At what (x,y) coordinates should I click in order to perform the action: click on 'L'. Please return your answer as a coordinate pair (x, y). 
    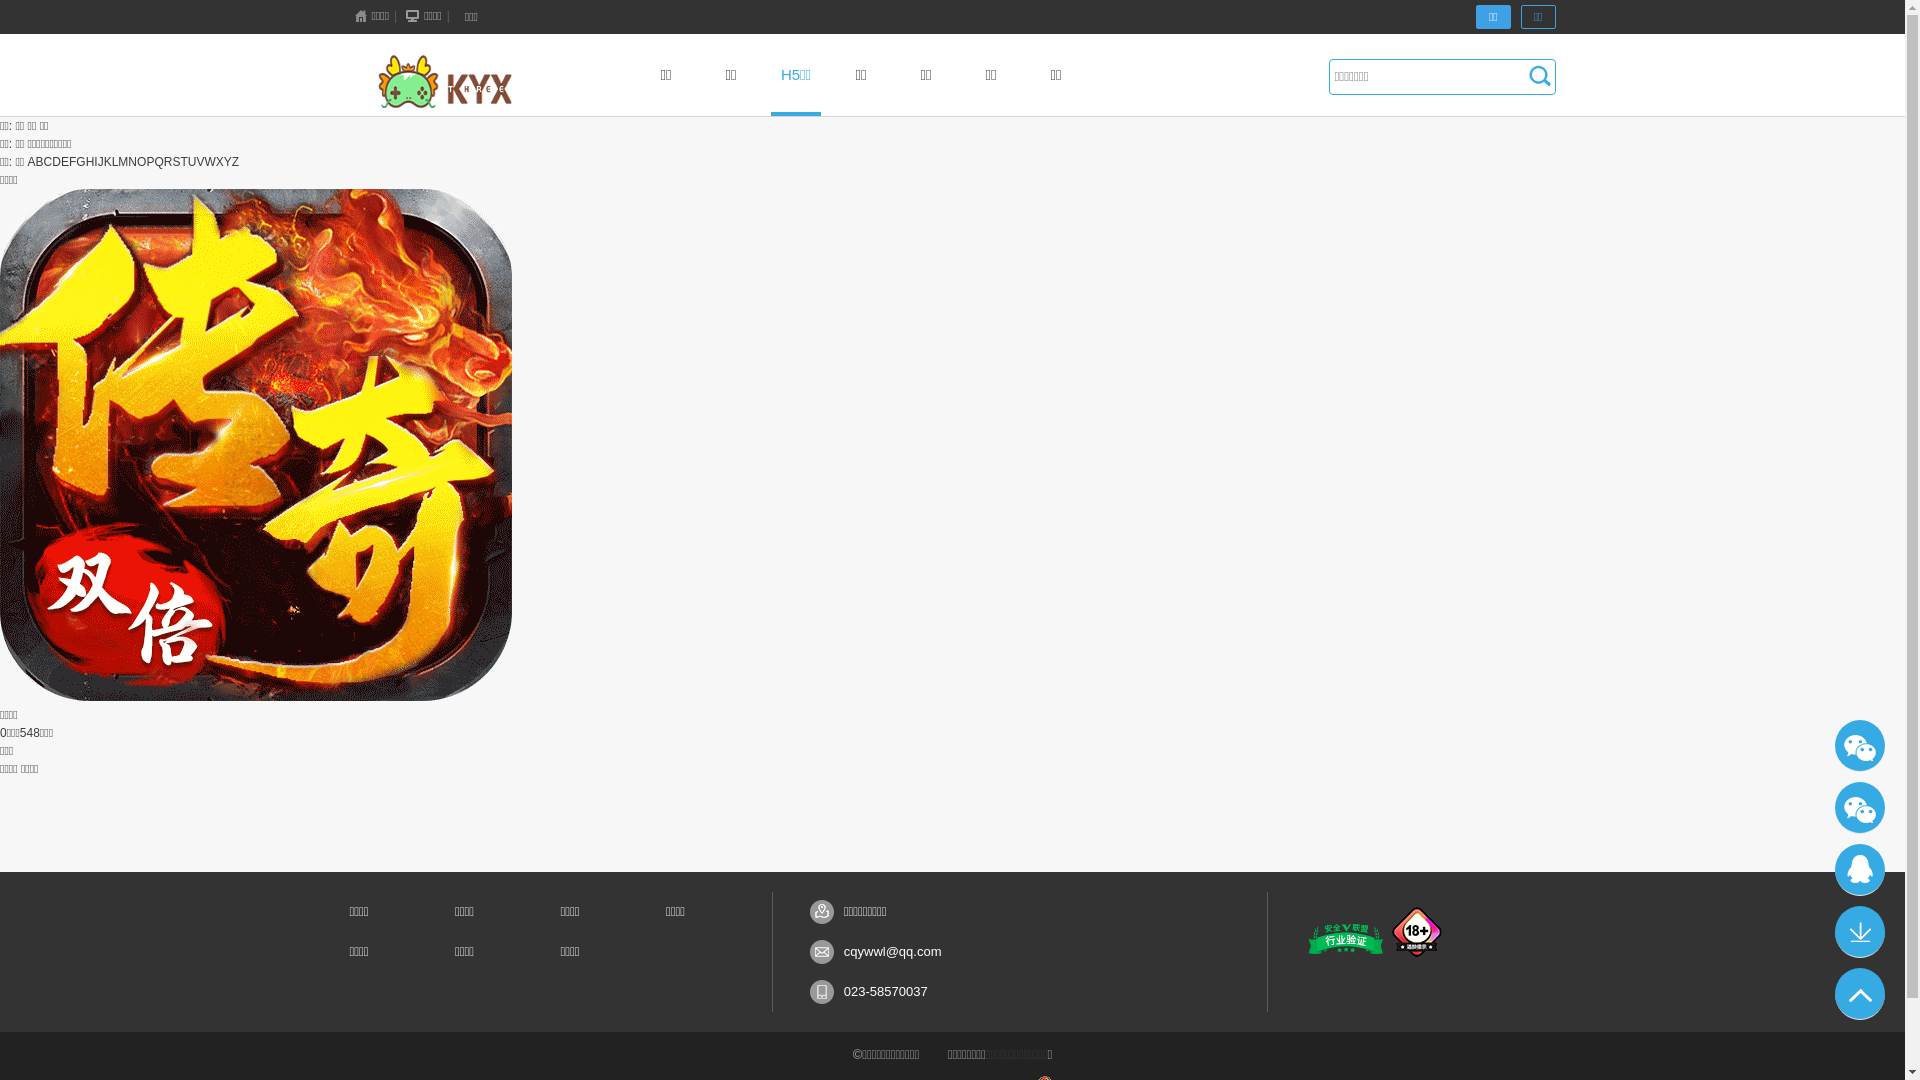
    Looking at the image, I should click on (114, 161).